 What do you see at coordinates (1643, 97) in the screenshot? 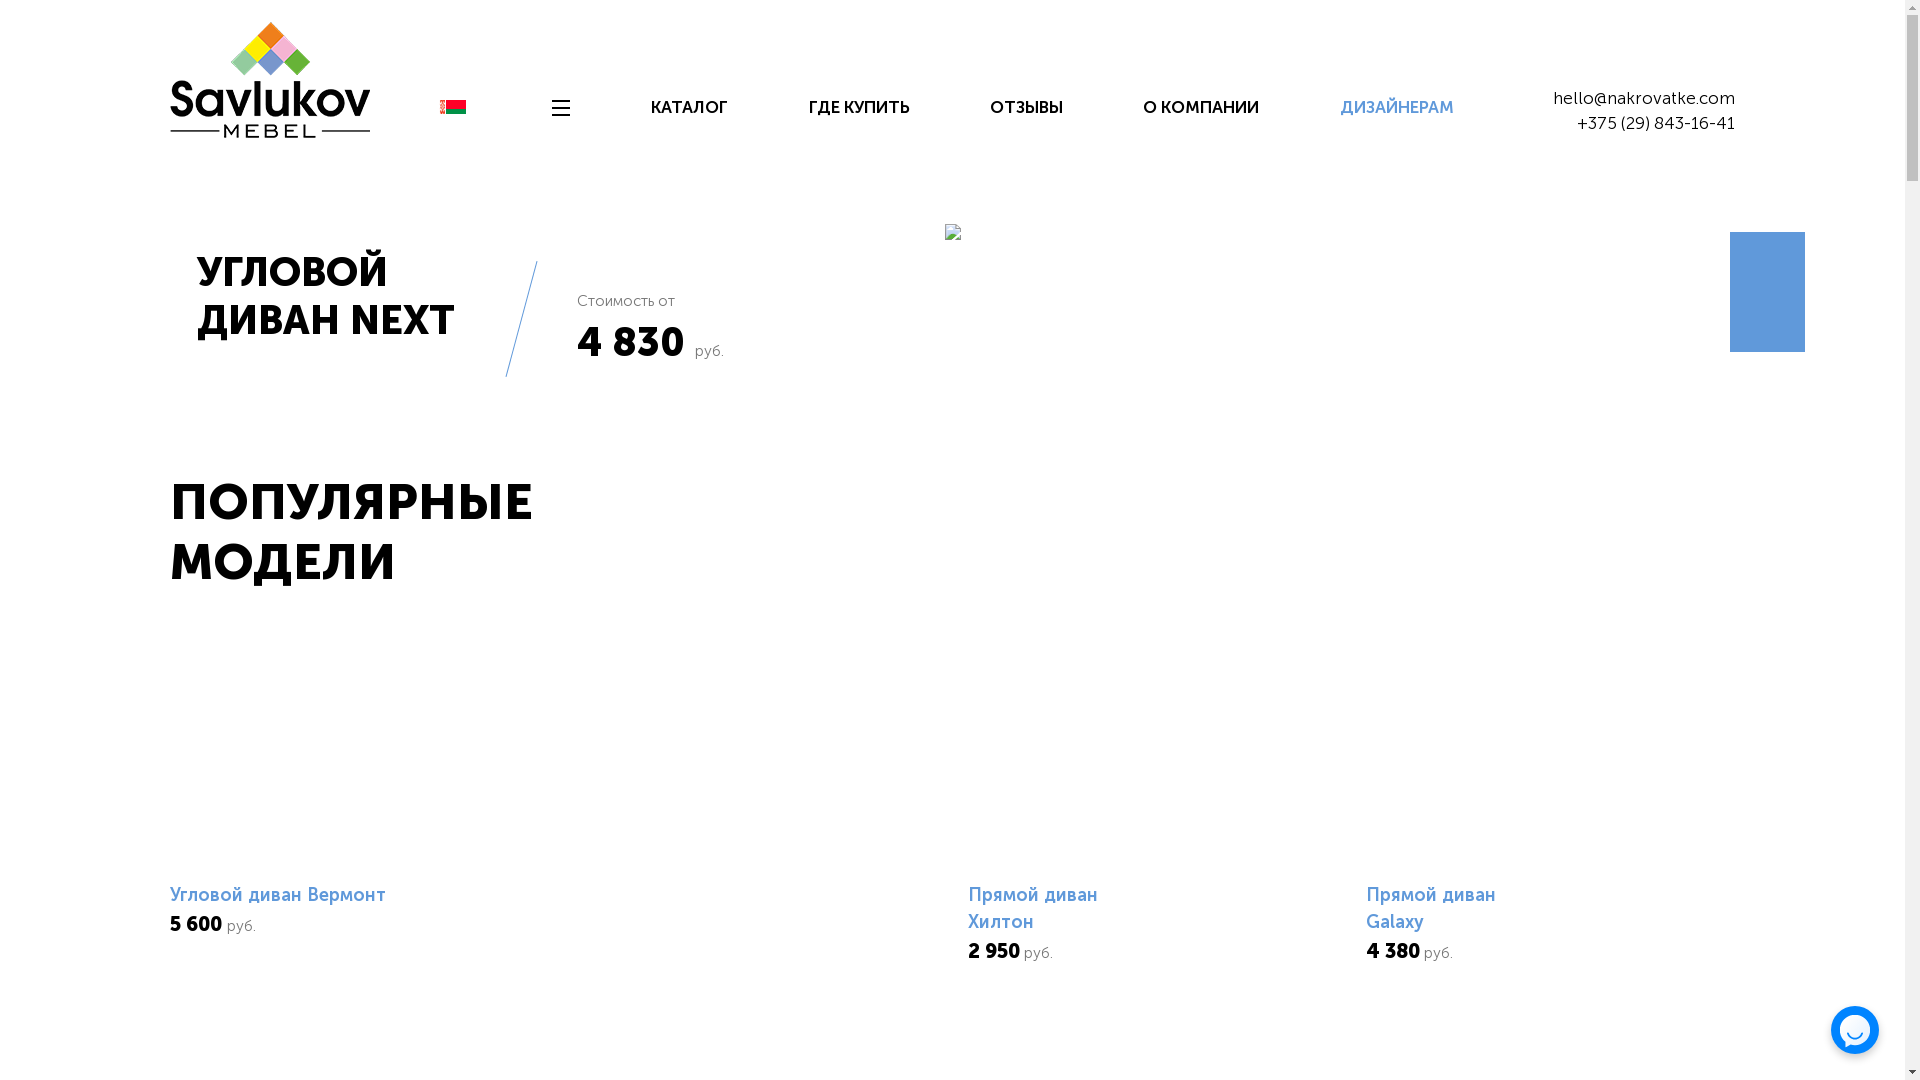
I see `'hello@nakrovatke.com'` at bounding box center [1643, 97].